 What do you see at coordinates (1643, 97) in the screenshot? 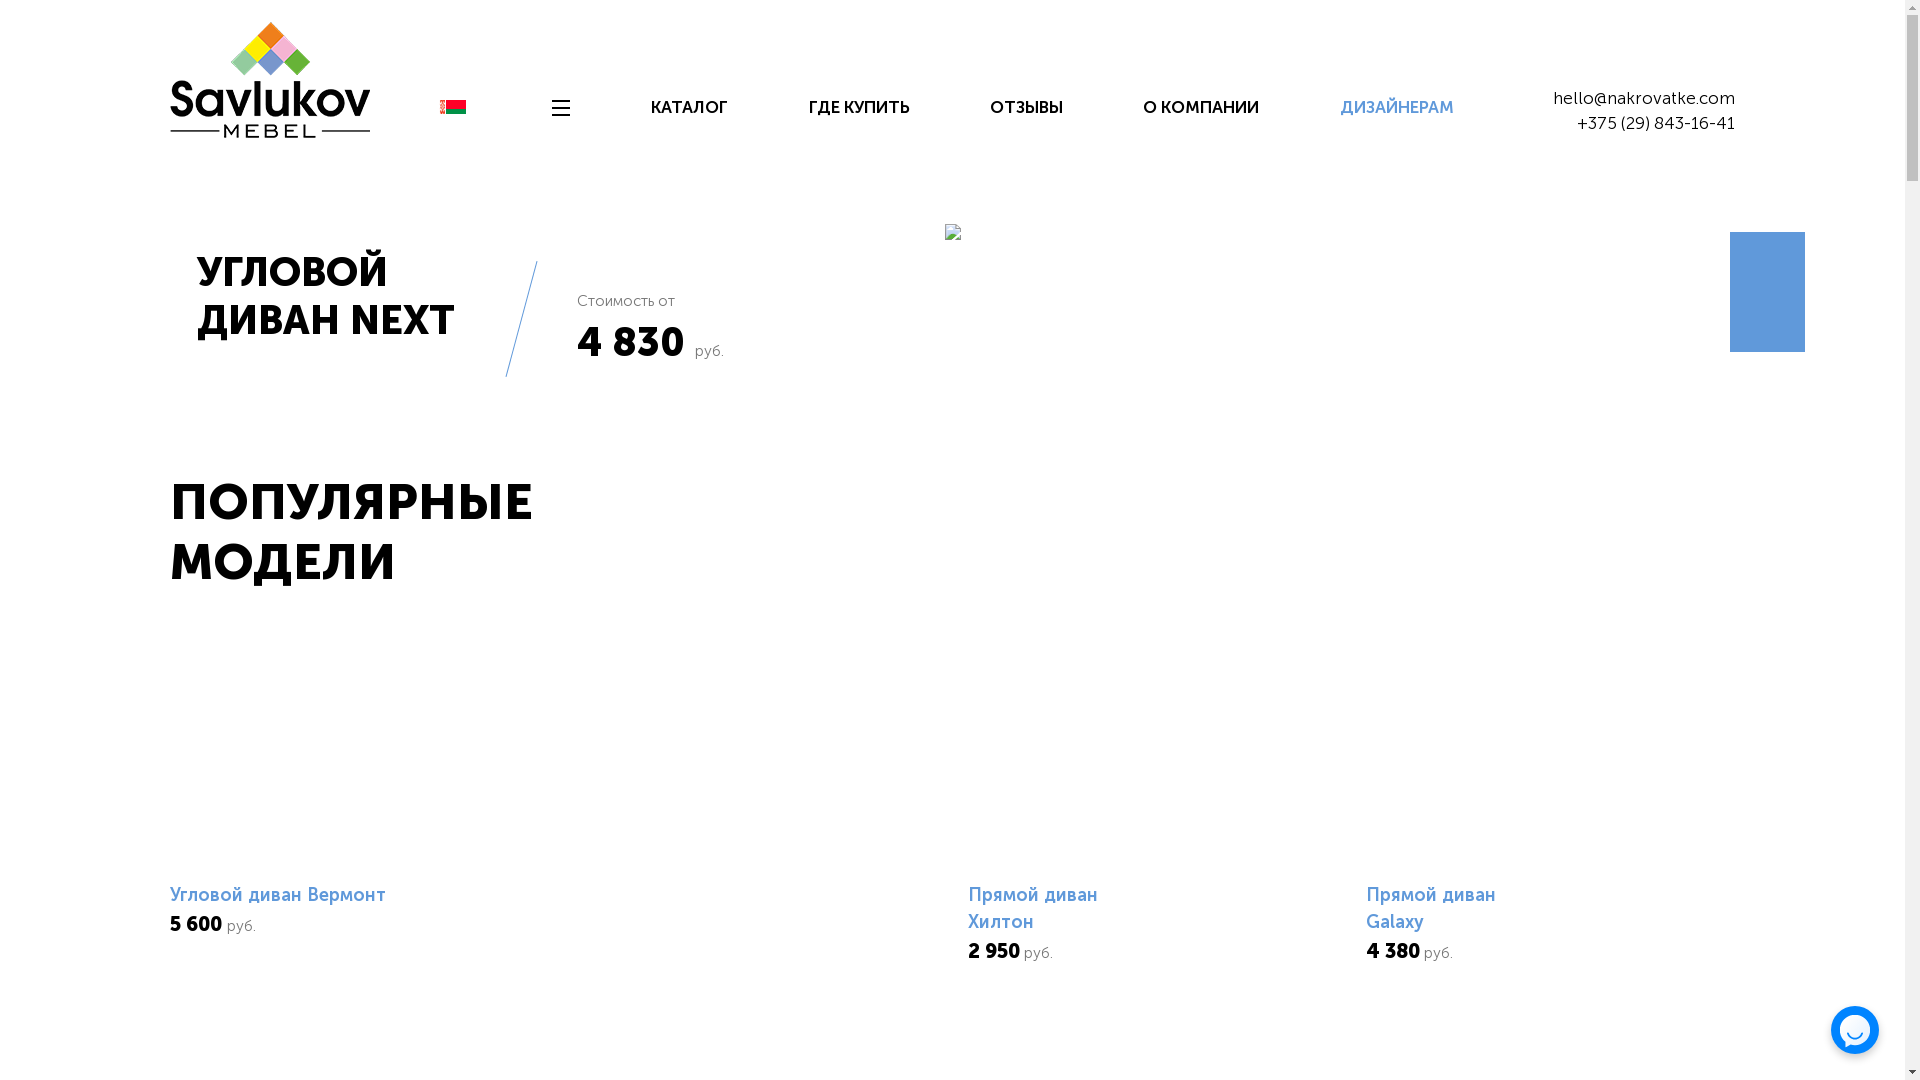
I see `'hello@nakrovatke.com'` at bounding box center [1643, 97].